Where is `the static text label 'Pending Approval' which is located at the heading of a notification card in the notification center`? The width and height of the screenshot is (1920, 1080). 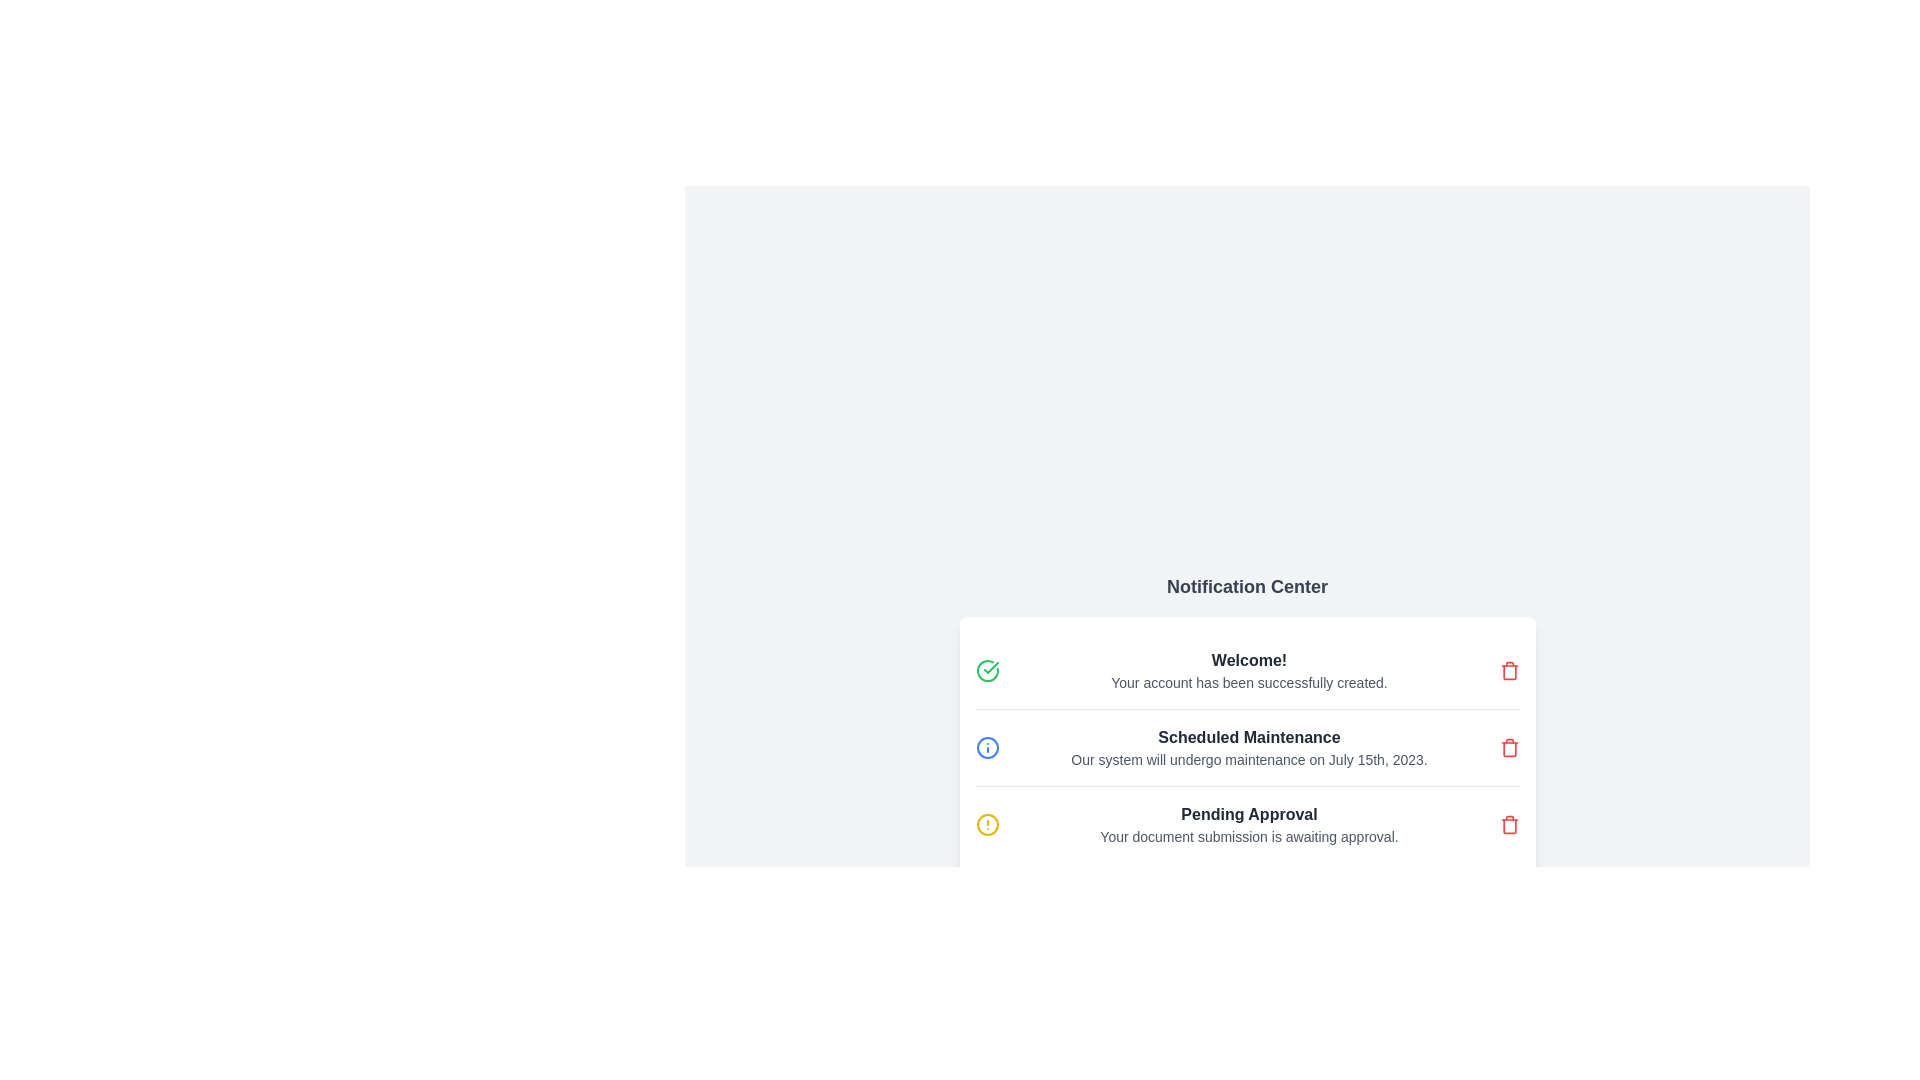
the static text label 'Pending Approval' which is located at the heading of a notification card in the notification center is located at coordinates (1248, 814).